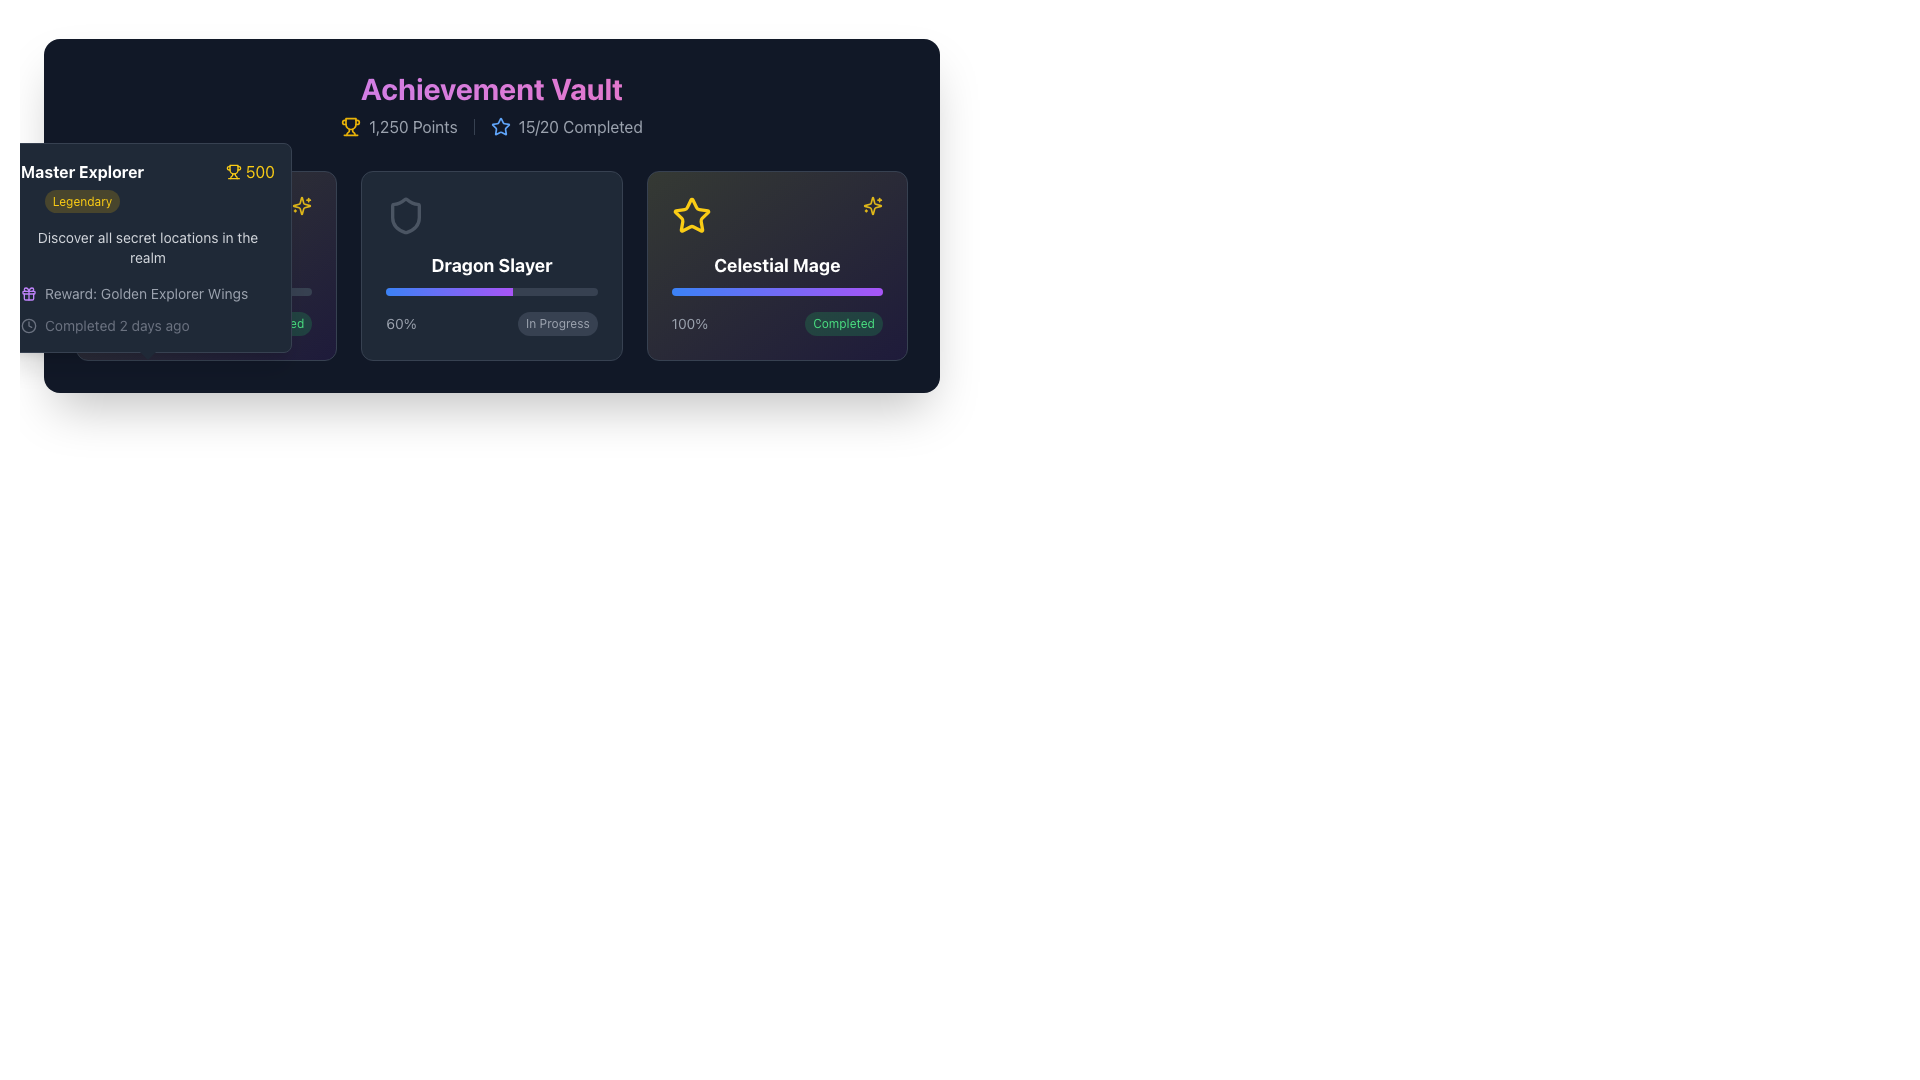 The width and height of the screenshot is (1920, 1080). Describe the element at coordinates (491, 265) in the screenshot. I see `the 'Dragon Slayer' achievement progress display card, which features a dark background, bold white title, a blue to purple progress bar, and gray text indicating '60% In Progress', to delve deeper into its details` at that location.